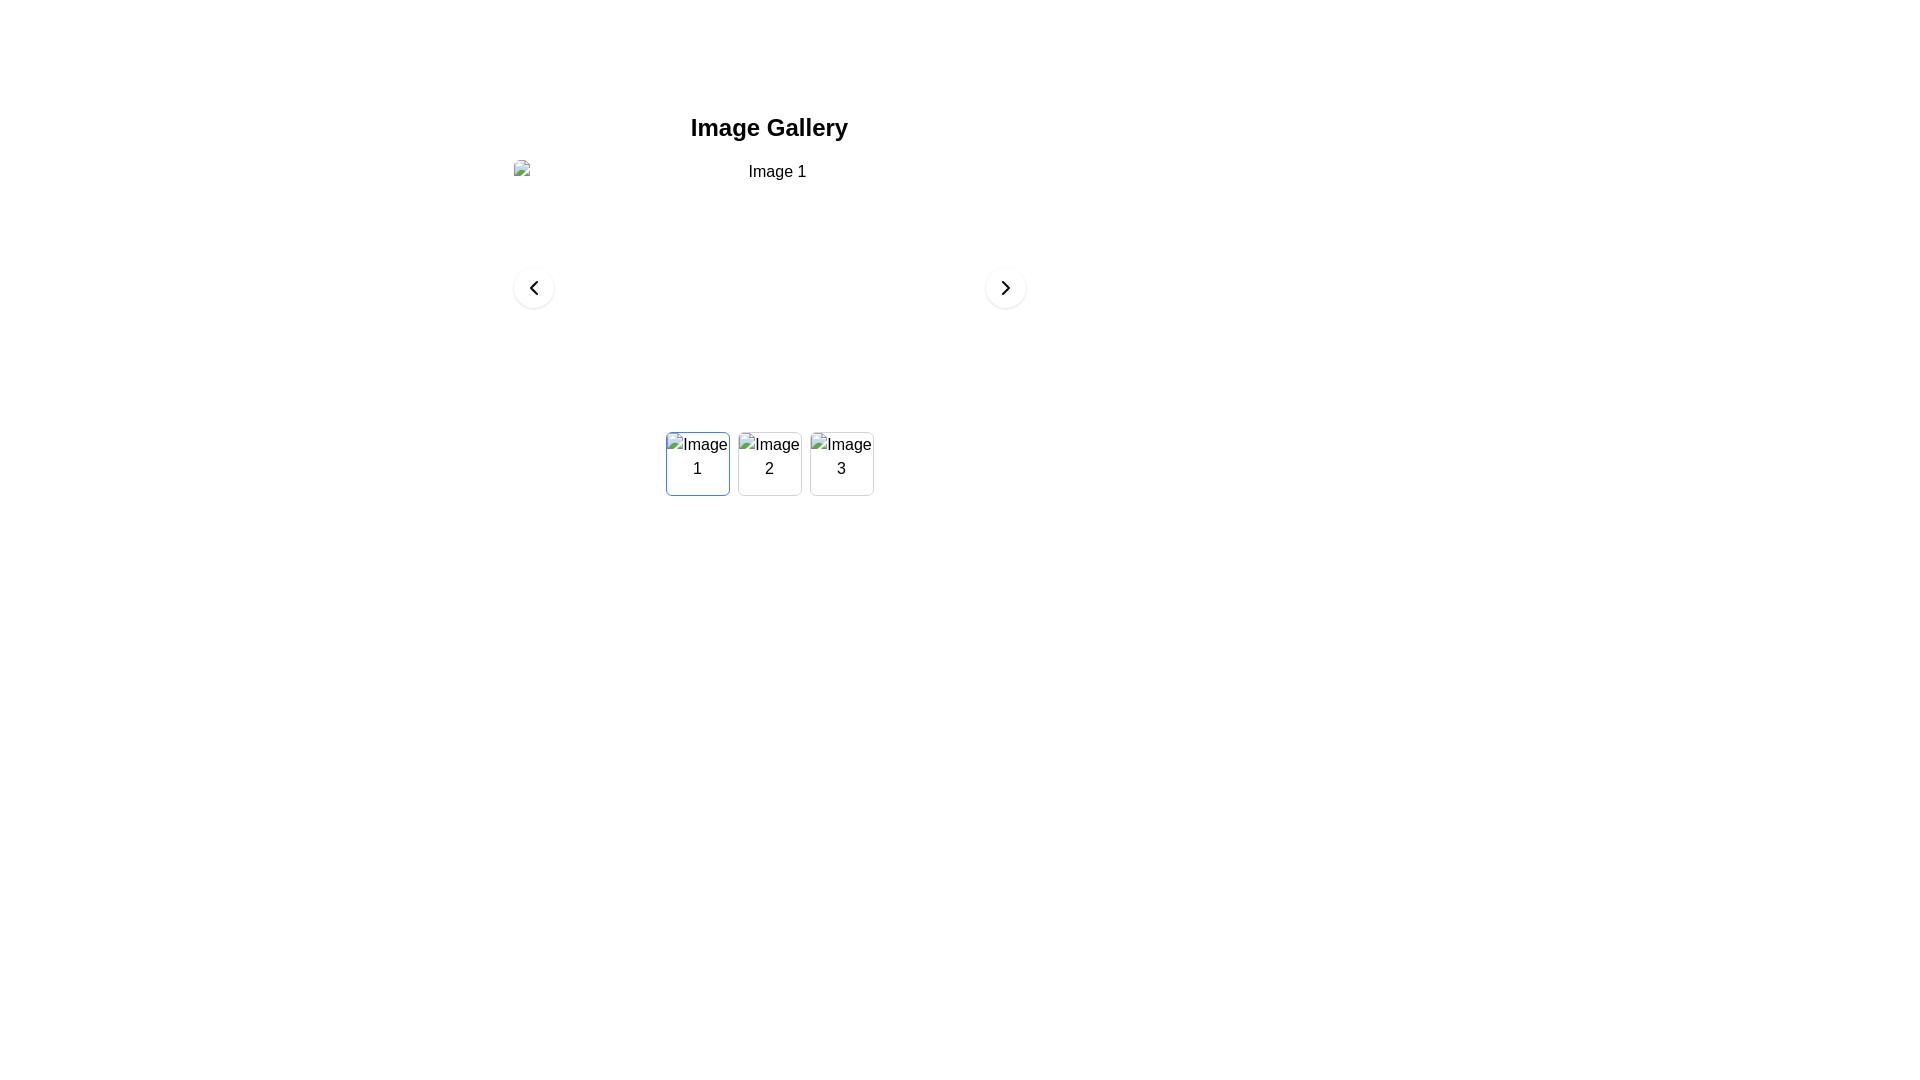 The image size is (1920, 1080). What do you see at coordinates (1005, 288) in the screenshot?
I see `the Chevron Right icon within the right-aligned circular button` at bounding box center [1005, 288].